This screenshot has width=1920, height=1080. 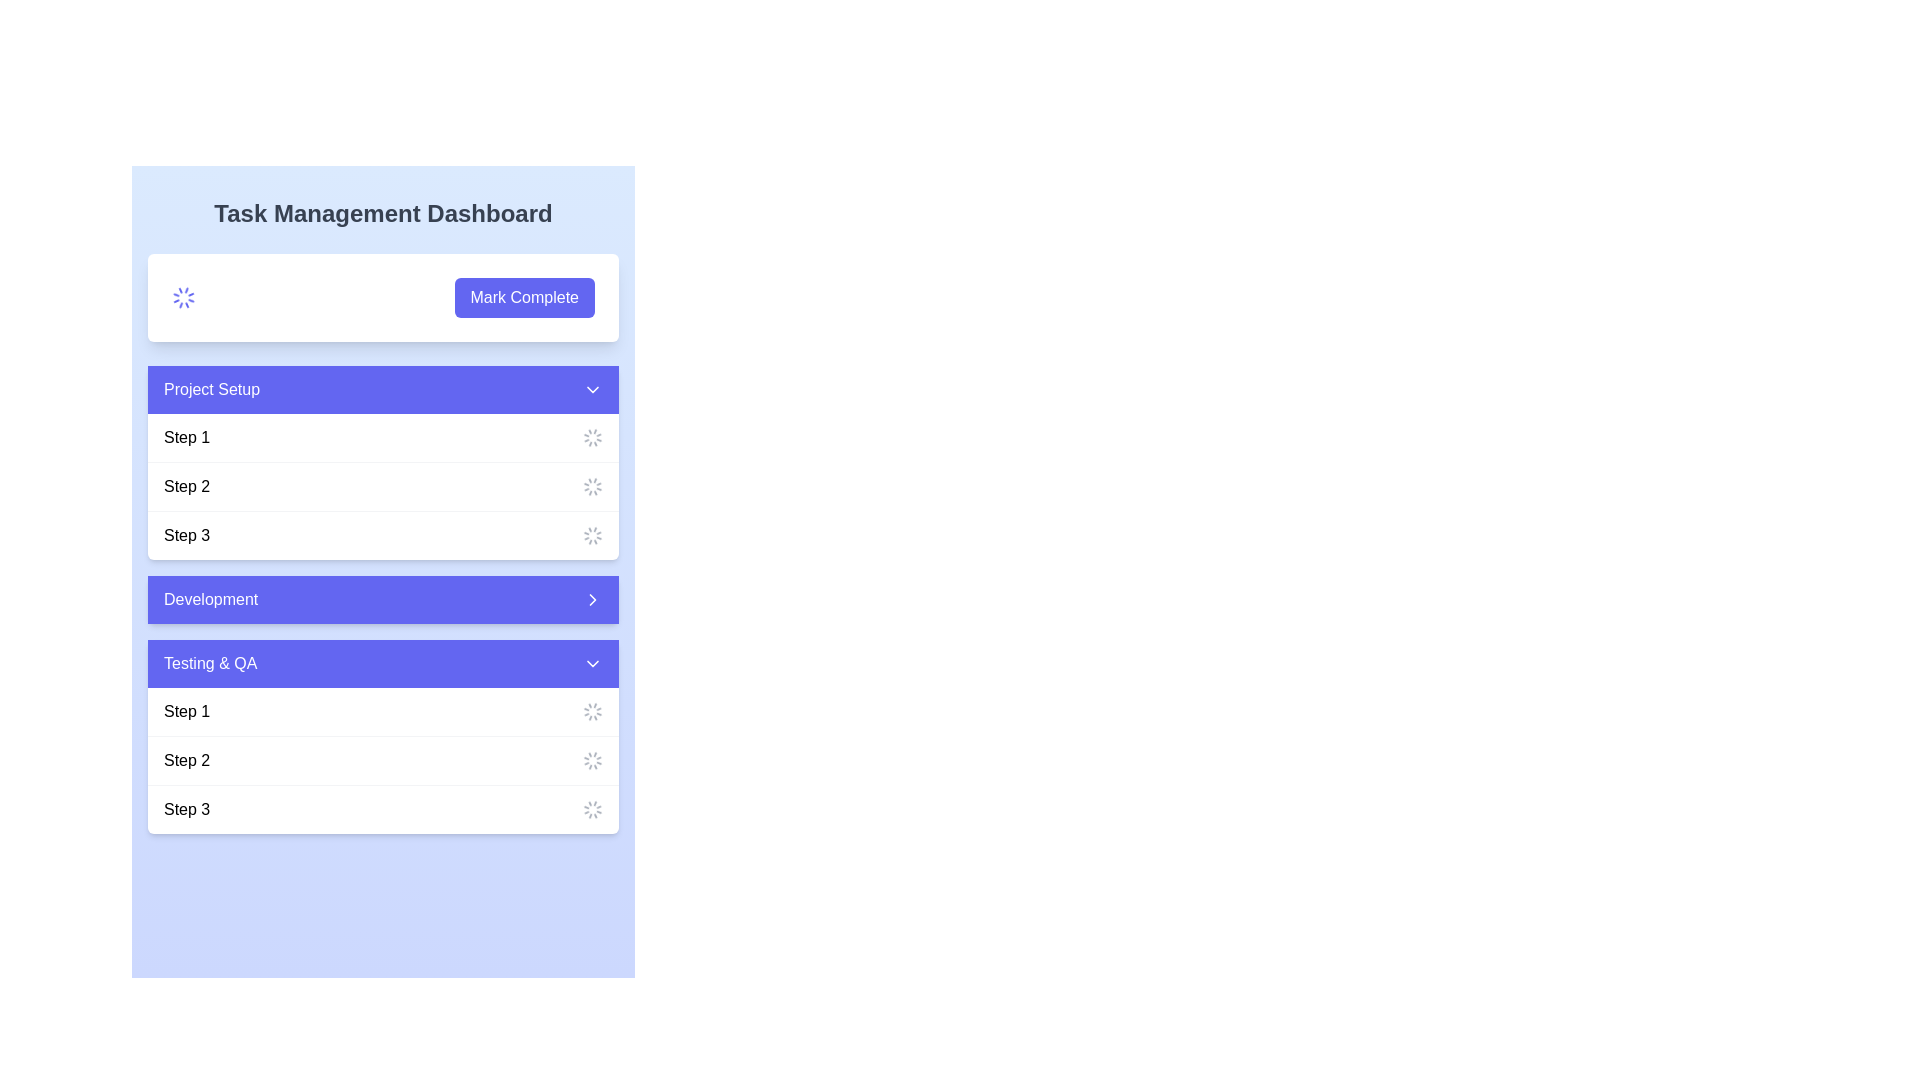 I want to click on the disclosure icon located to the right of the 'Development' text label in the collapsible header, so click(x=592, y=599).